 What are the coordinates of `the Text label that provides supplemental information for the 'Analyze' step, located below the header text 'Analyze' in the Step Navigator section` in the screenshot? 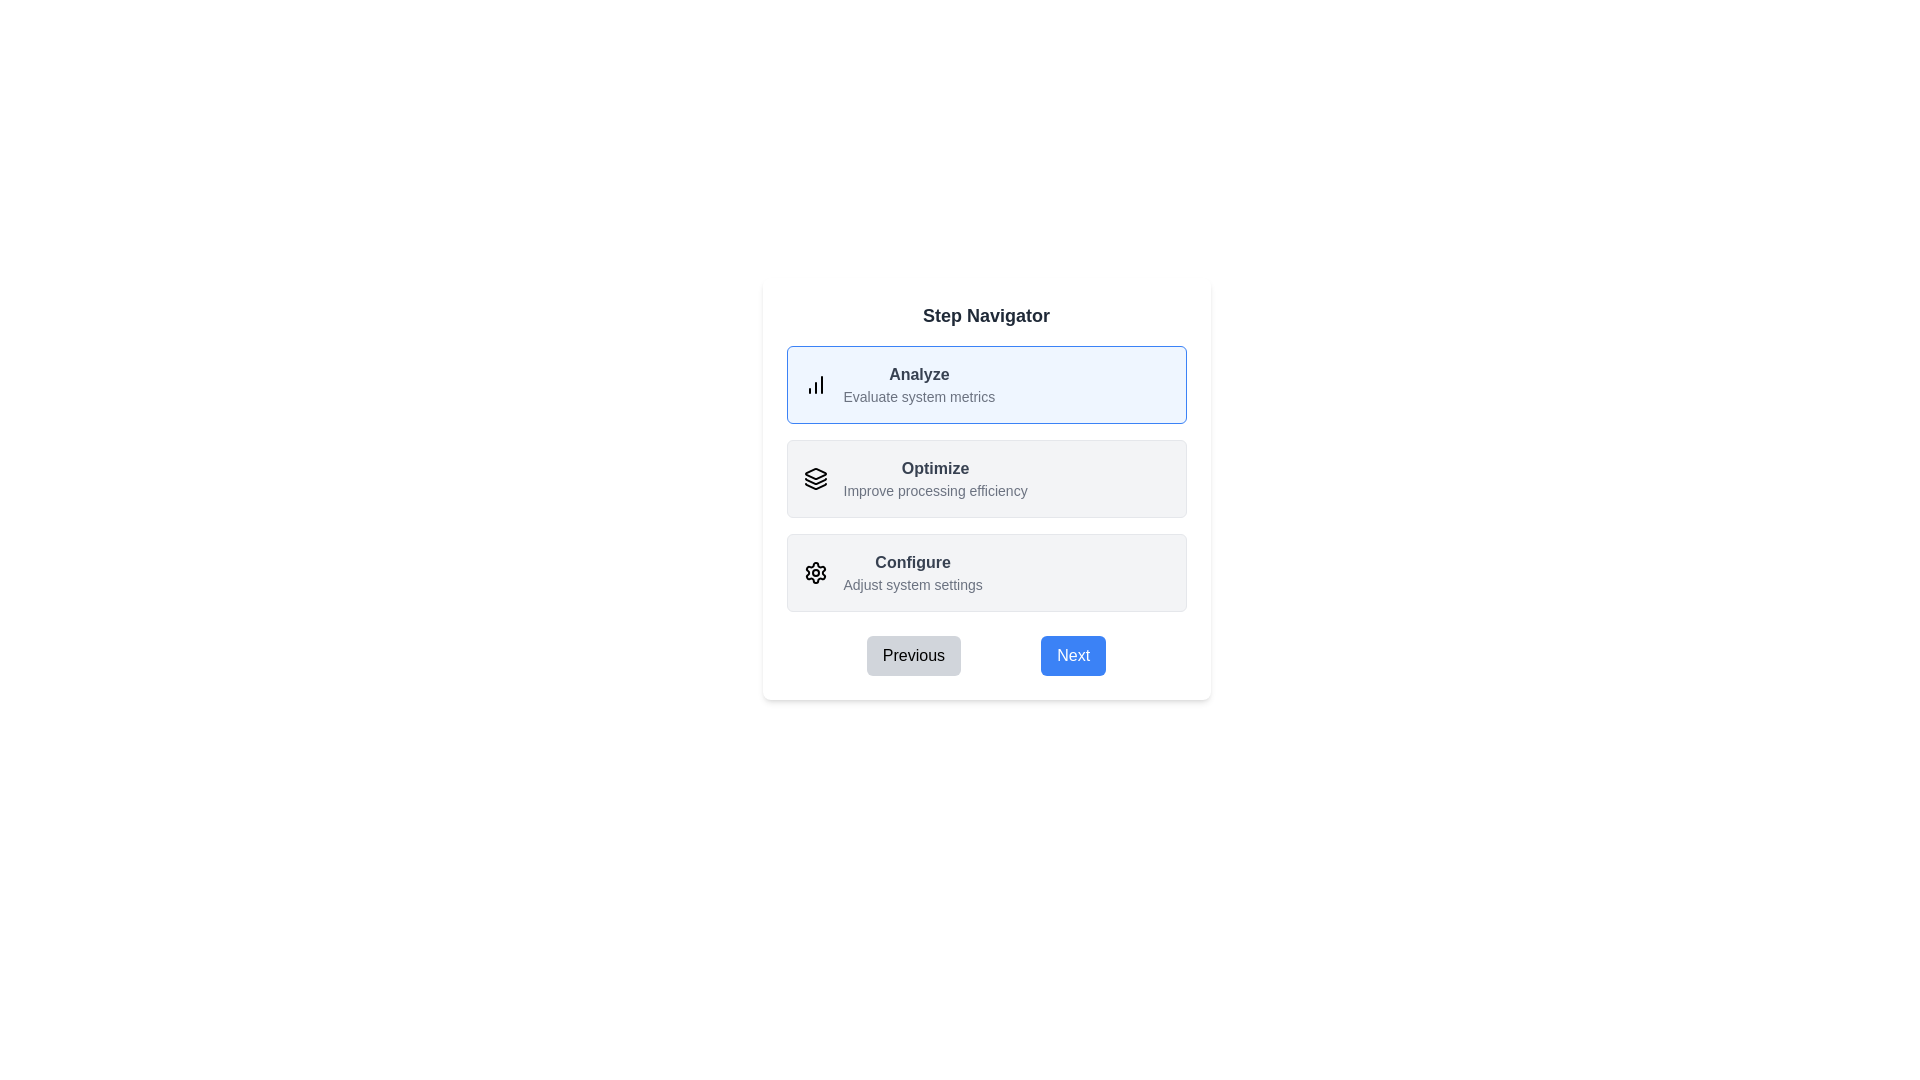 It's located at (918, 397).